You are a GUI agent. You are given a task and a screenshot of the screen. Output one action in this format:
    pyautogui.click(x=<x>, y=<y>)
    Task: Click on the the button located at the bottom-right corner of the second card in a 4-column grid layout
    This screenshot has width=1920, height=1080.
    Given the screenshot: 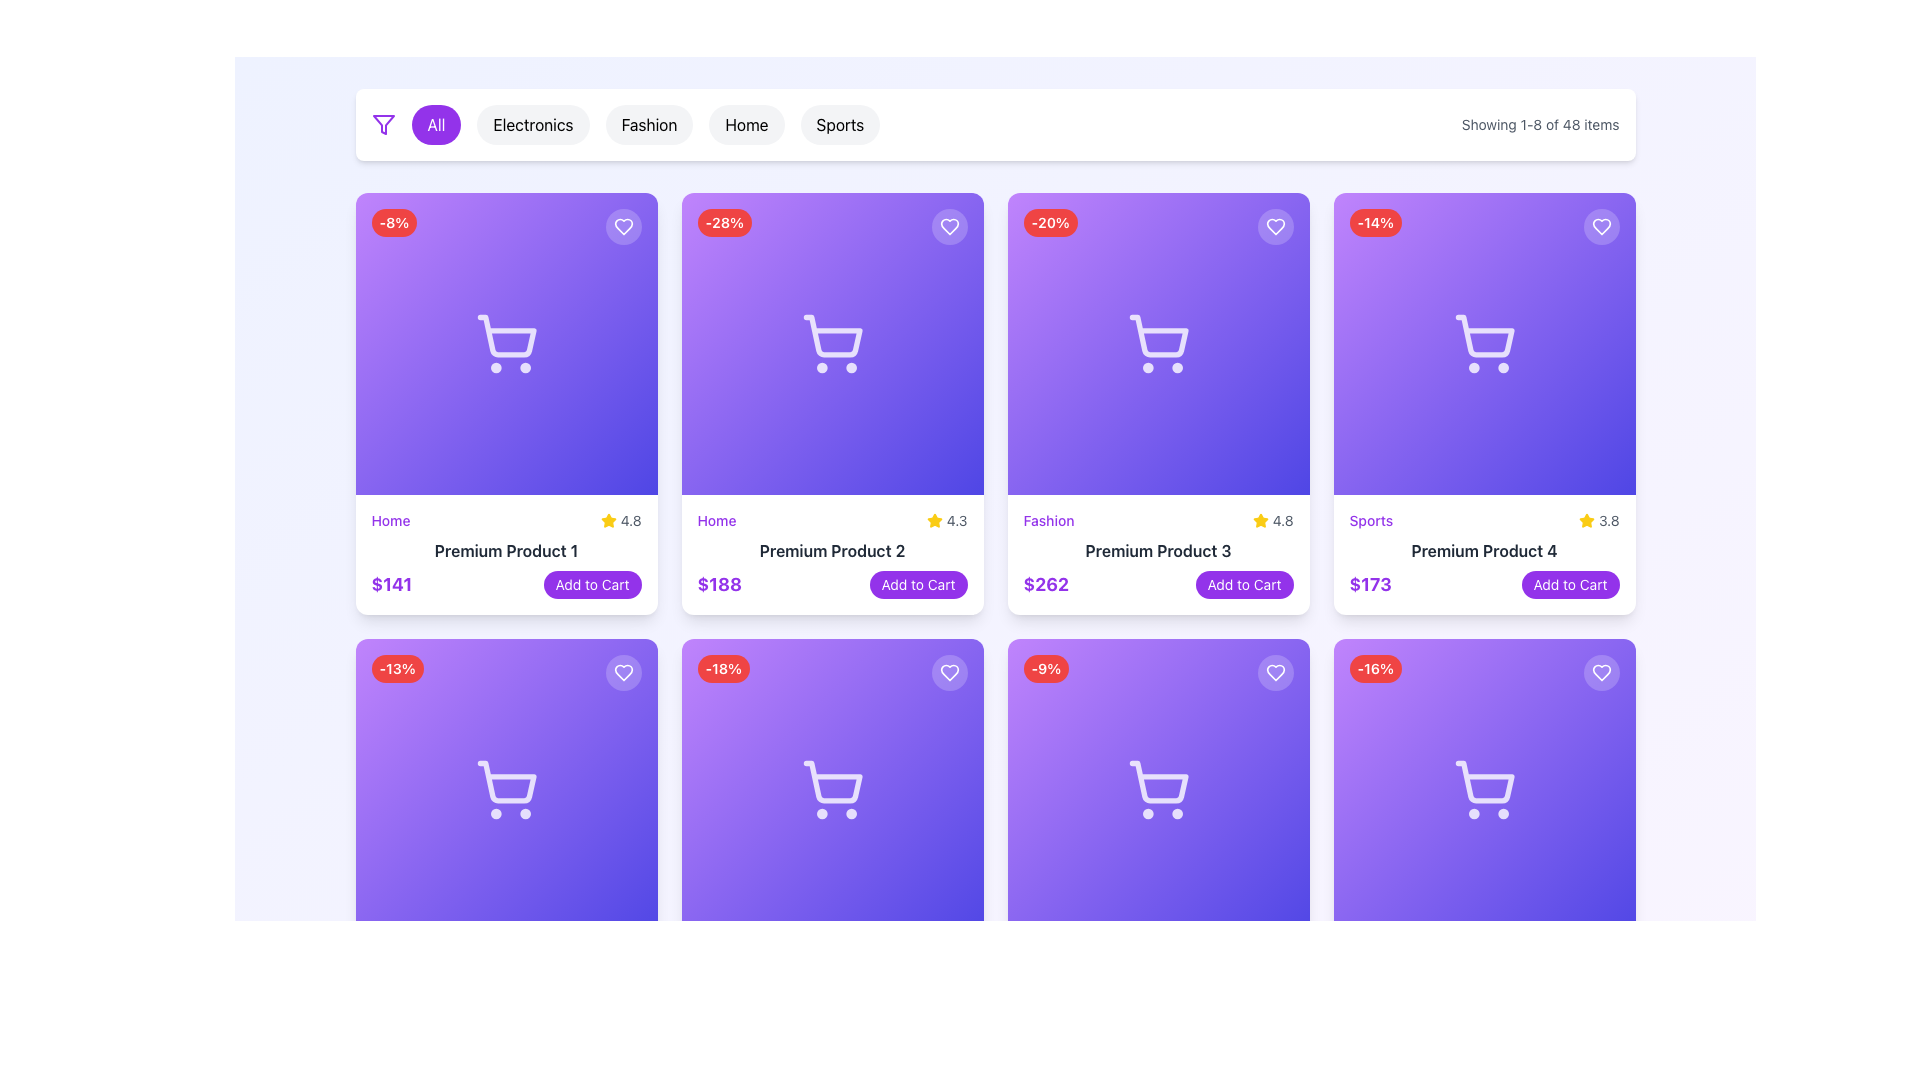 What is the action you would take?
    pyautogui.click(x=917, y=585)
    